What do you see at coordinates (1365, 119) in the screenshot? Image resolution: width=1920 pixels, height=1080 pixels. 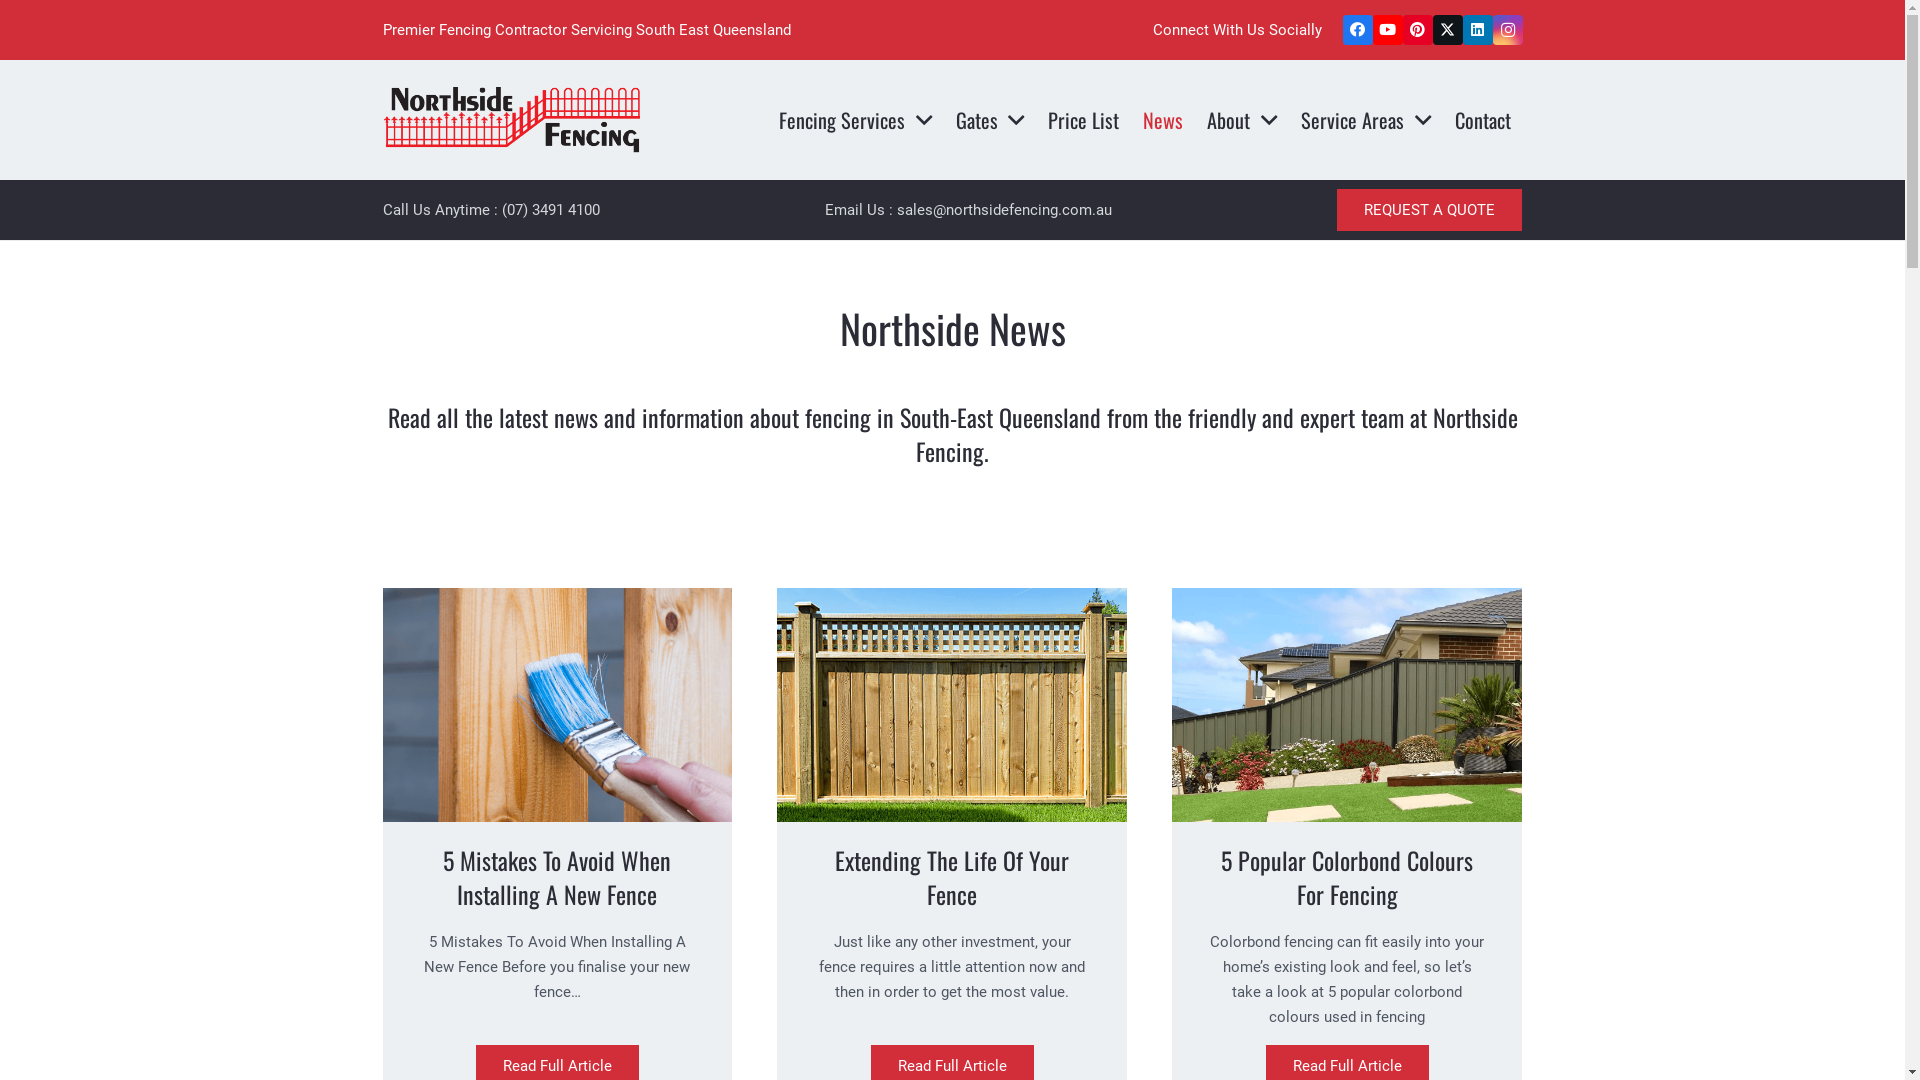 I see `'Service Areas'` at bounding box center [1365, 119].